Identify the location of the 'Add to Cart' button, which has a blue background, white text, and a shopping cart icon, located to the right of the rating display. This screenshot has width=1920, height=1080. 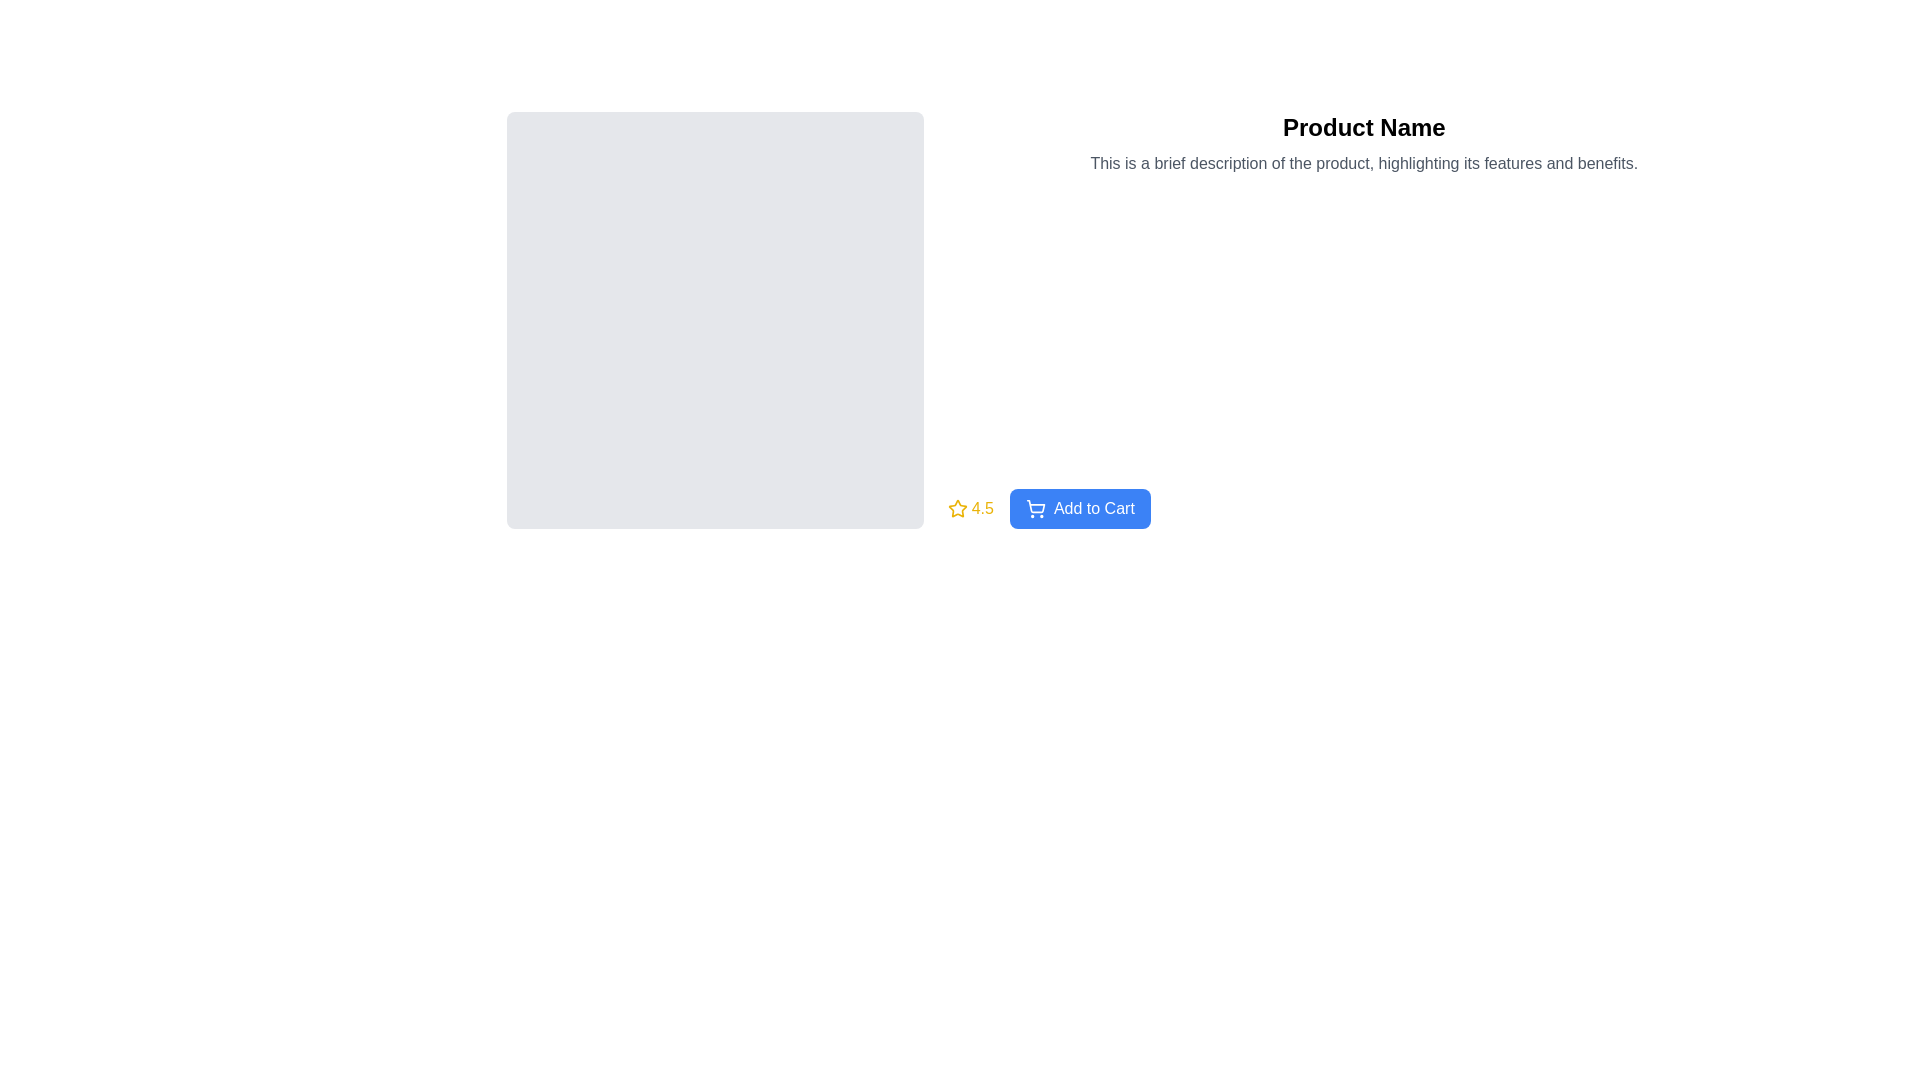
(1079, 507).